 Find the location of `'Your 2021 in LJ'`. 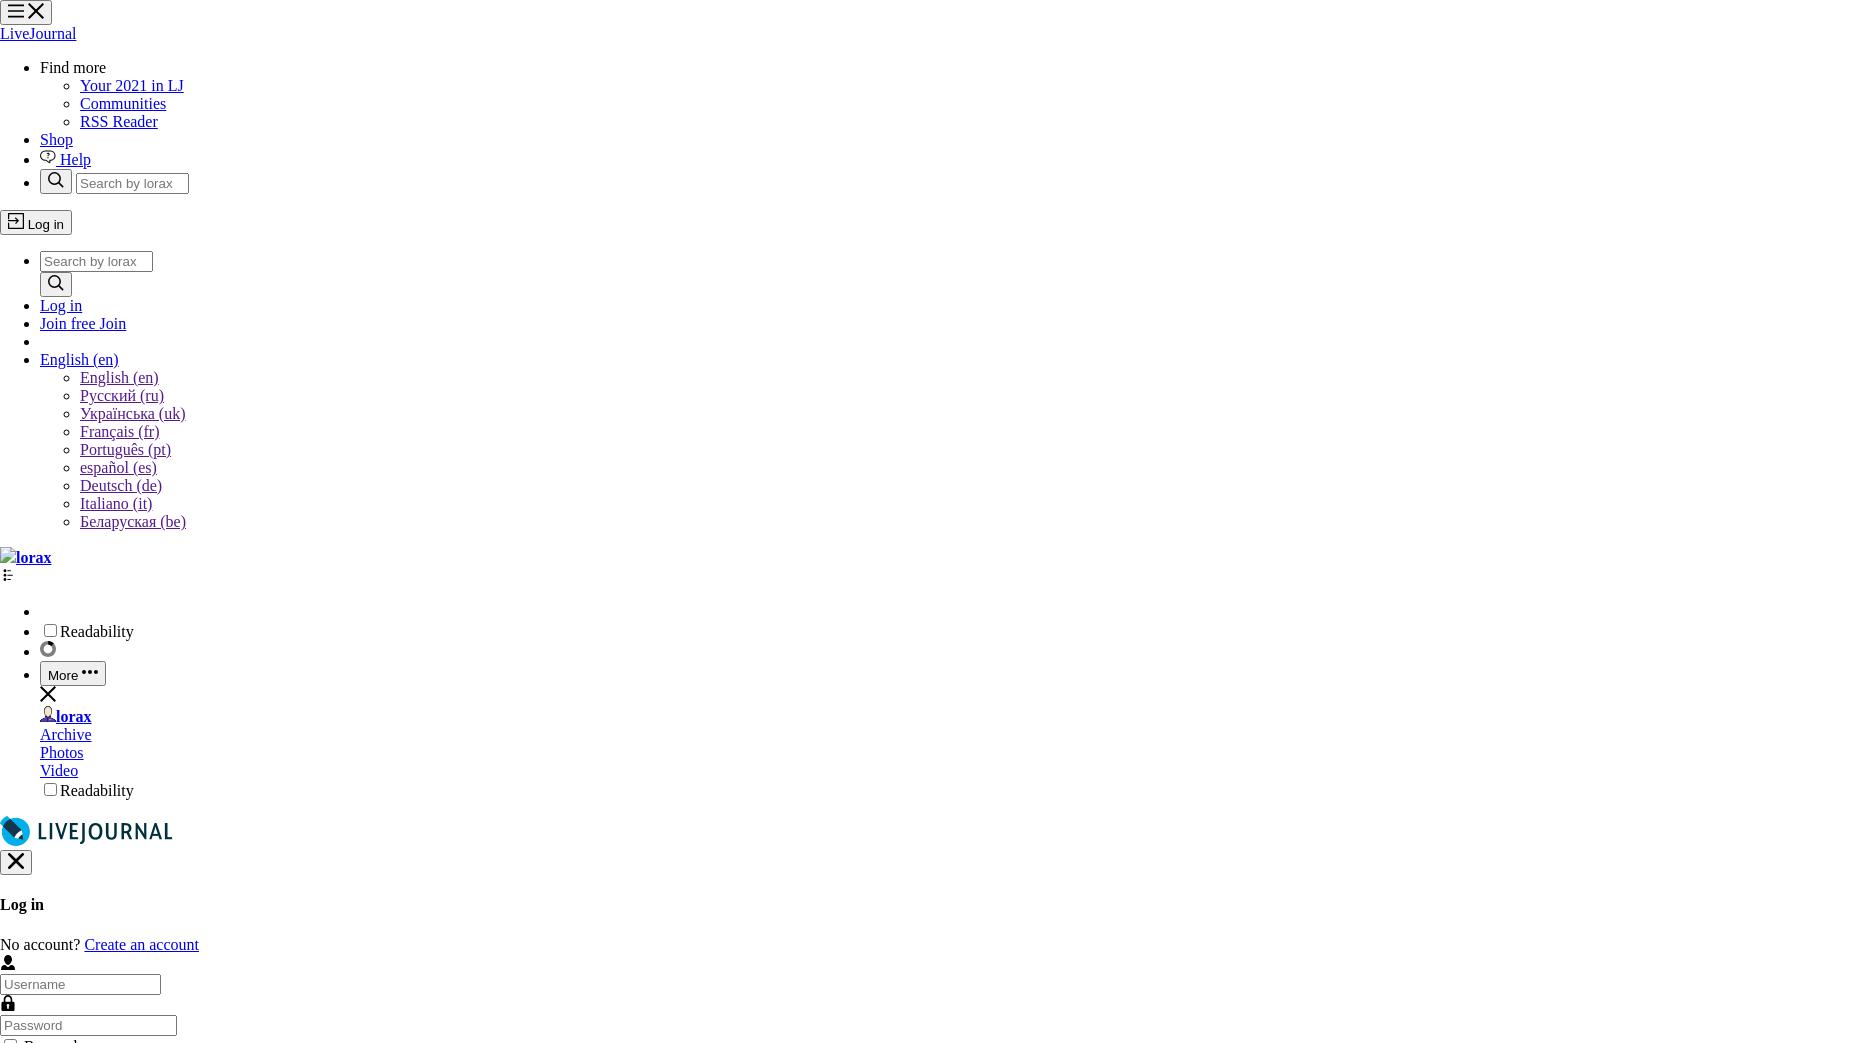

'Your 2021 in LJ' is located at coordinates (78, 85).